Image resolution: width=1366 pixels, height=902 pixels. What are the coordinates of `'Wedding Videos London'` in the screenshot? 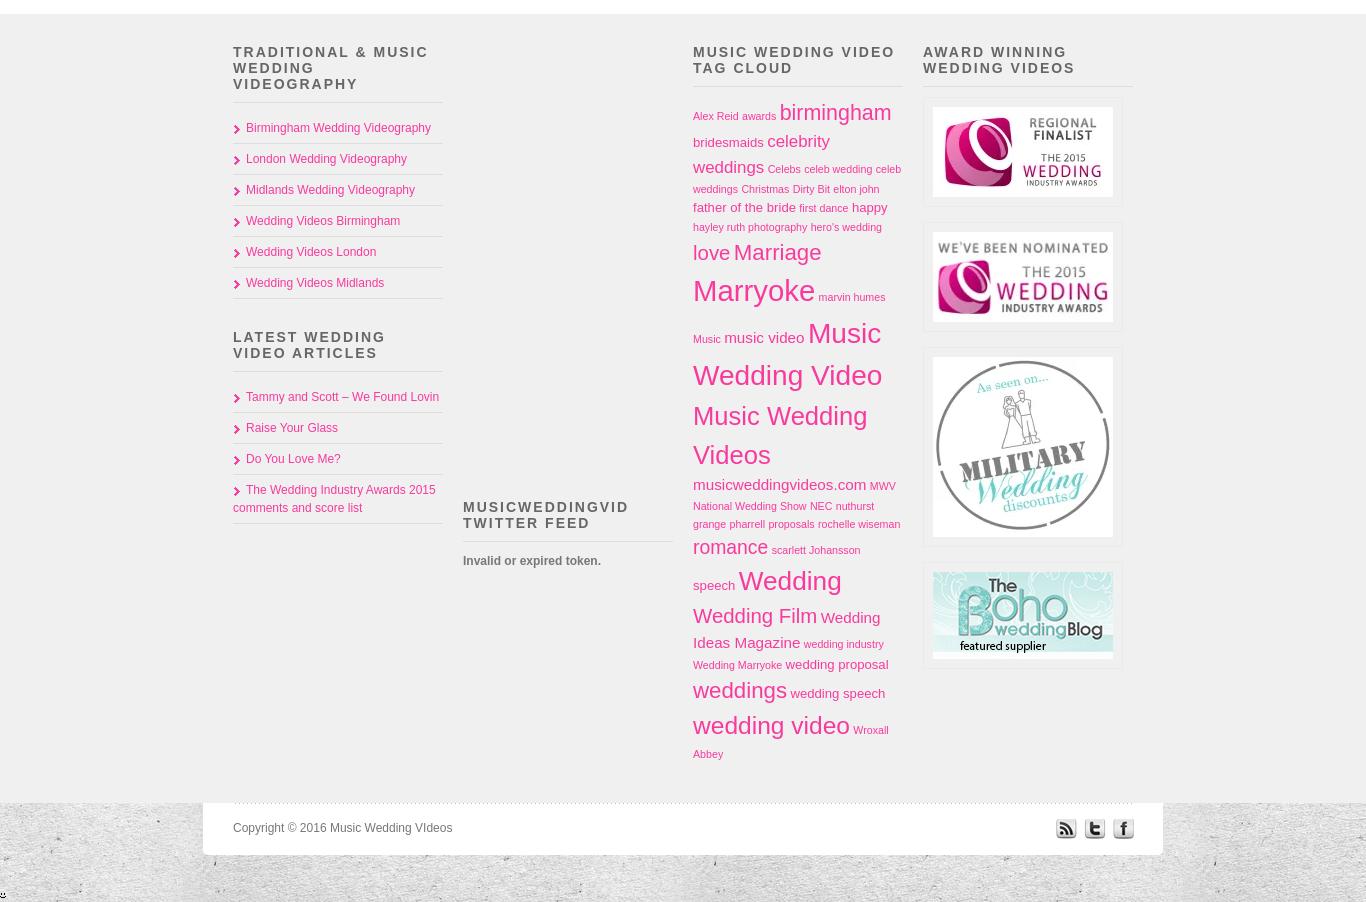 It's located at (311, 252).